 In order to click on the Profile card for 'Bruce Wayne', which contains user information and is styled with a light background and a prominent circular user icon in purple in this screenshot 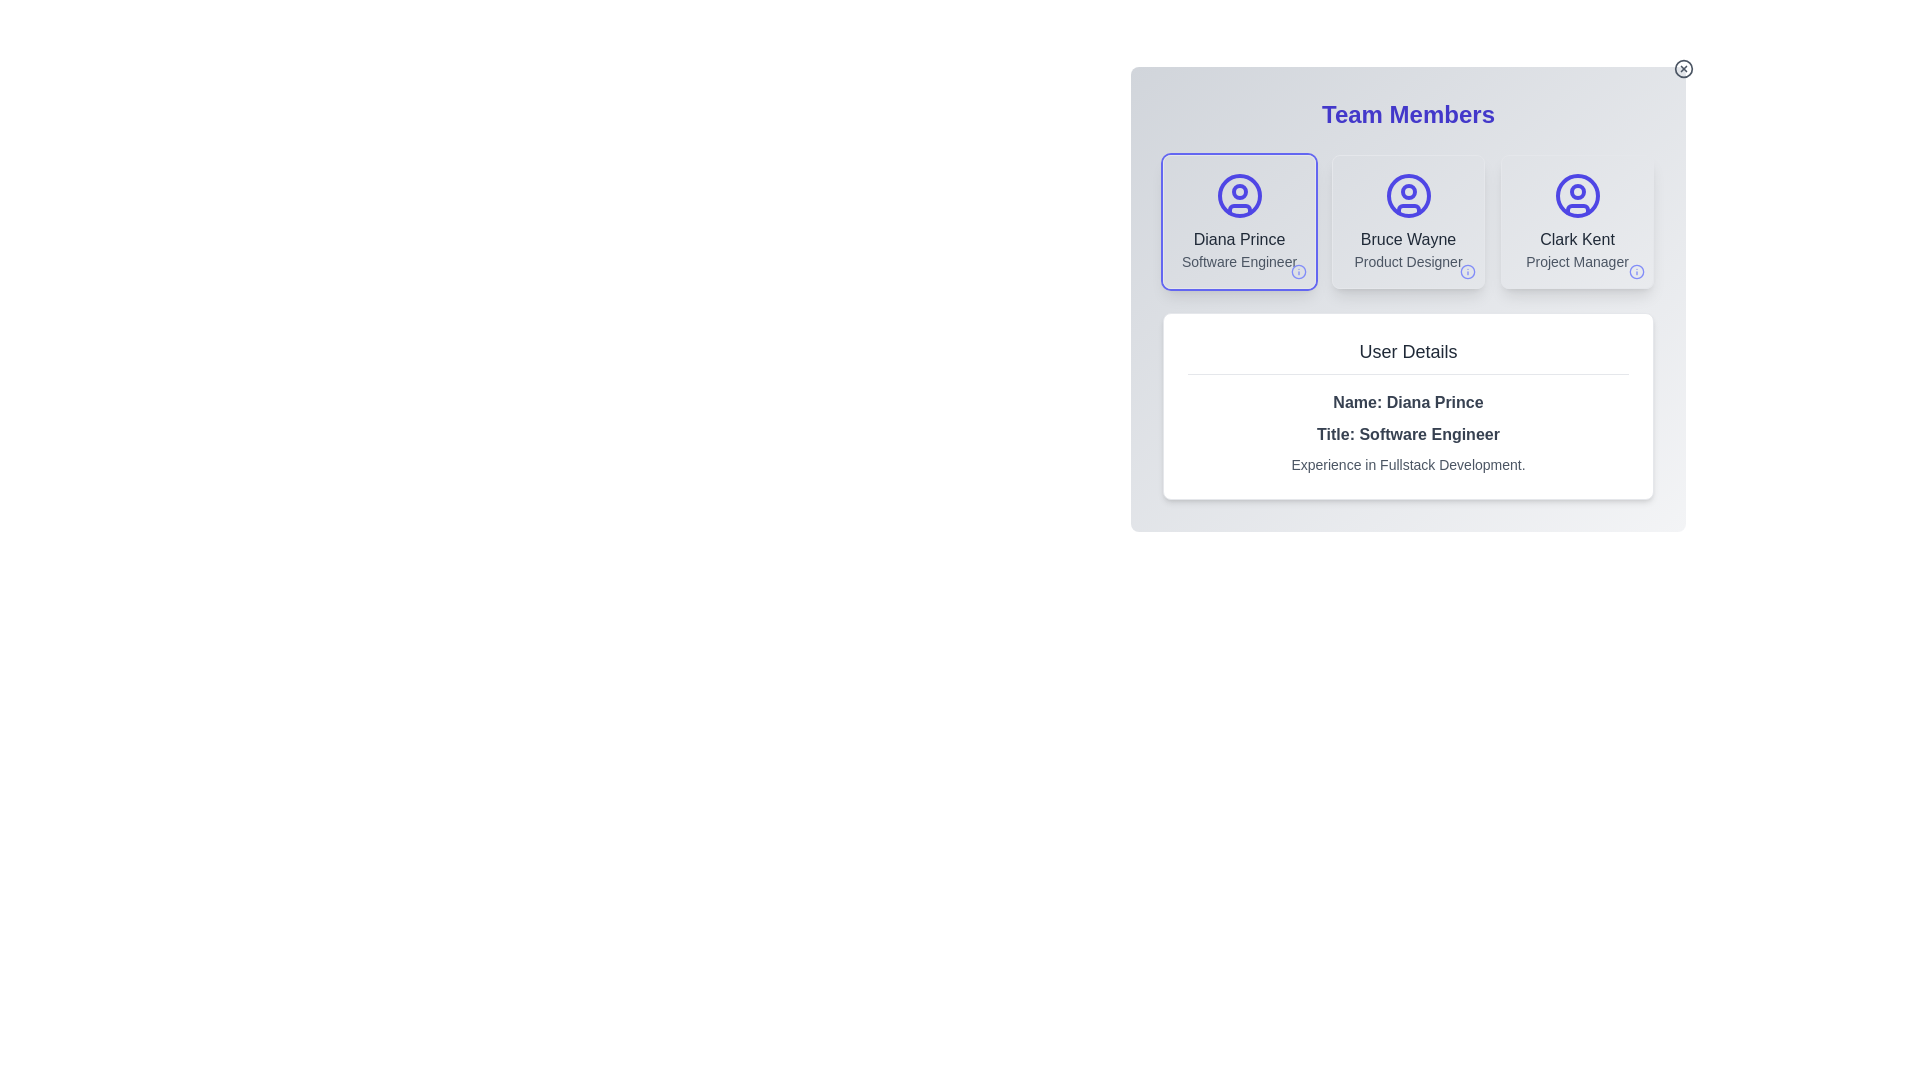, I will do `click(1407, 222)`.